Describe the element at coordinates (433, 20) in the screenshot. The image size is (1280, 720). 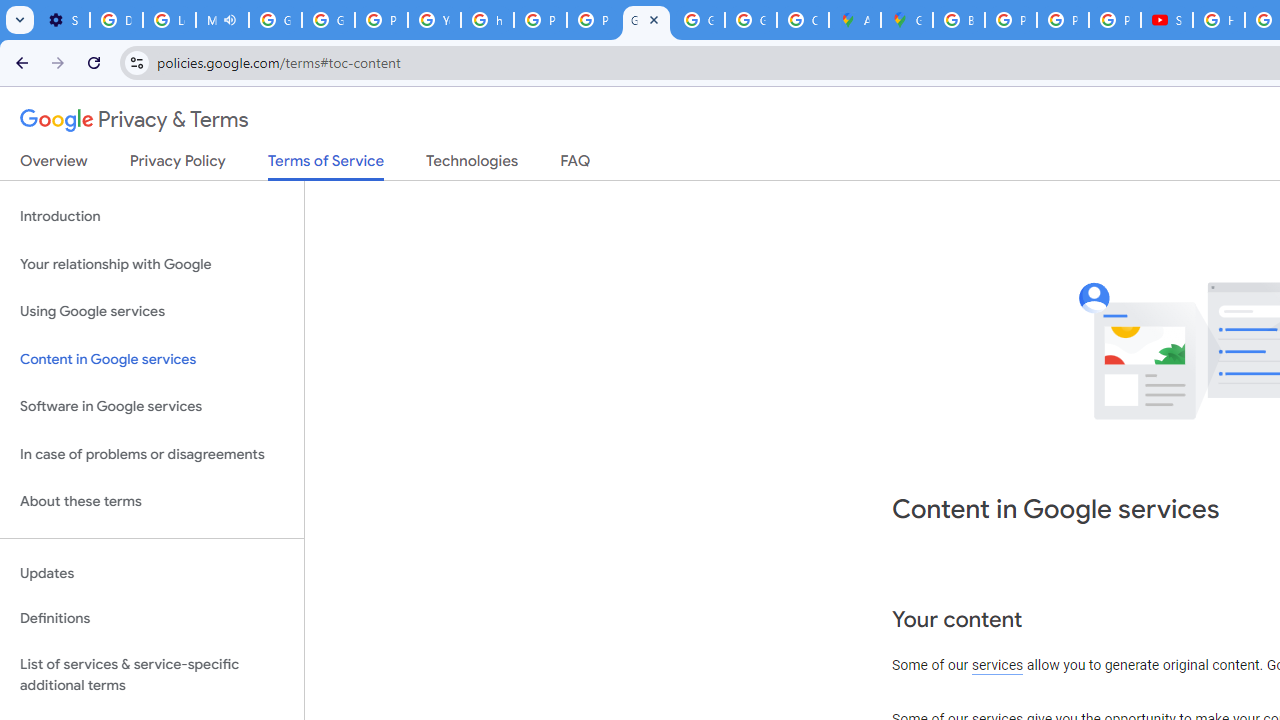
I see `'YouTube'` at that location.